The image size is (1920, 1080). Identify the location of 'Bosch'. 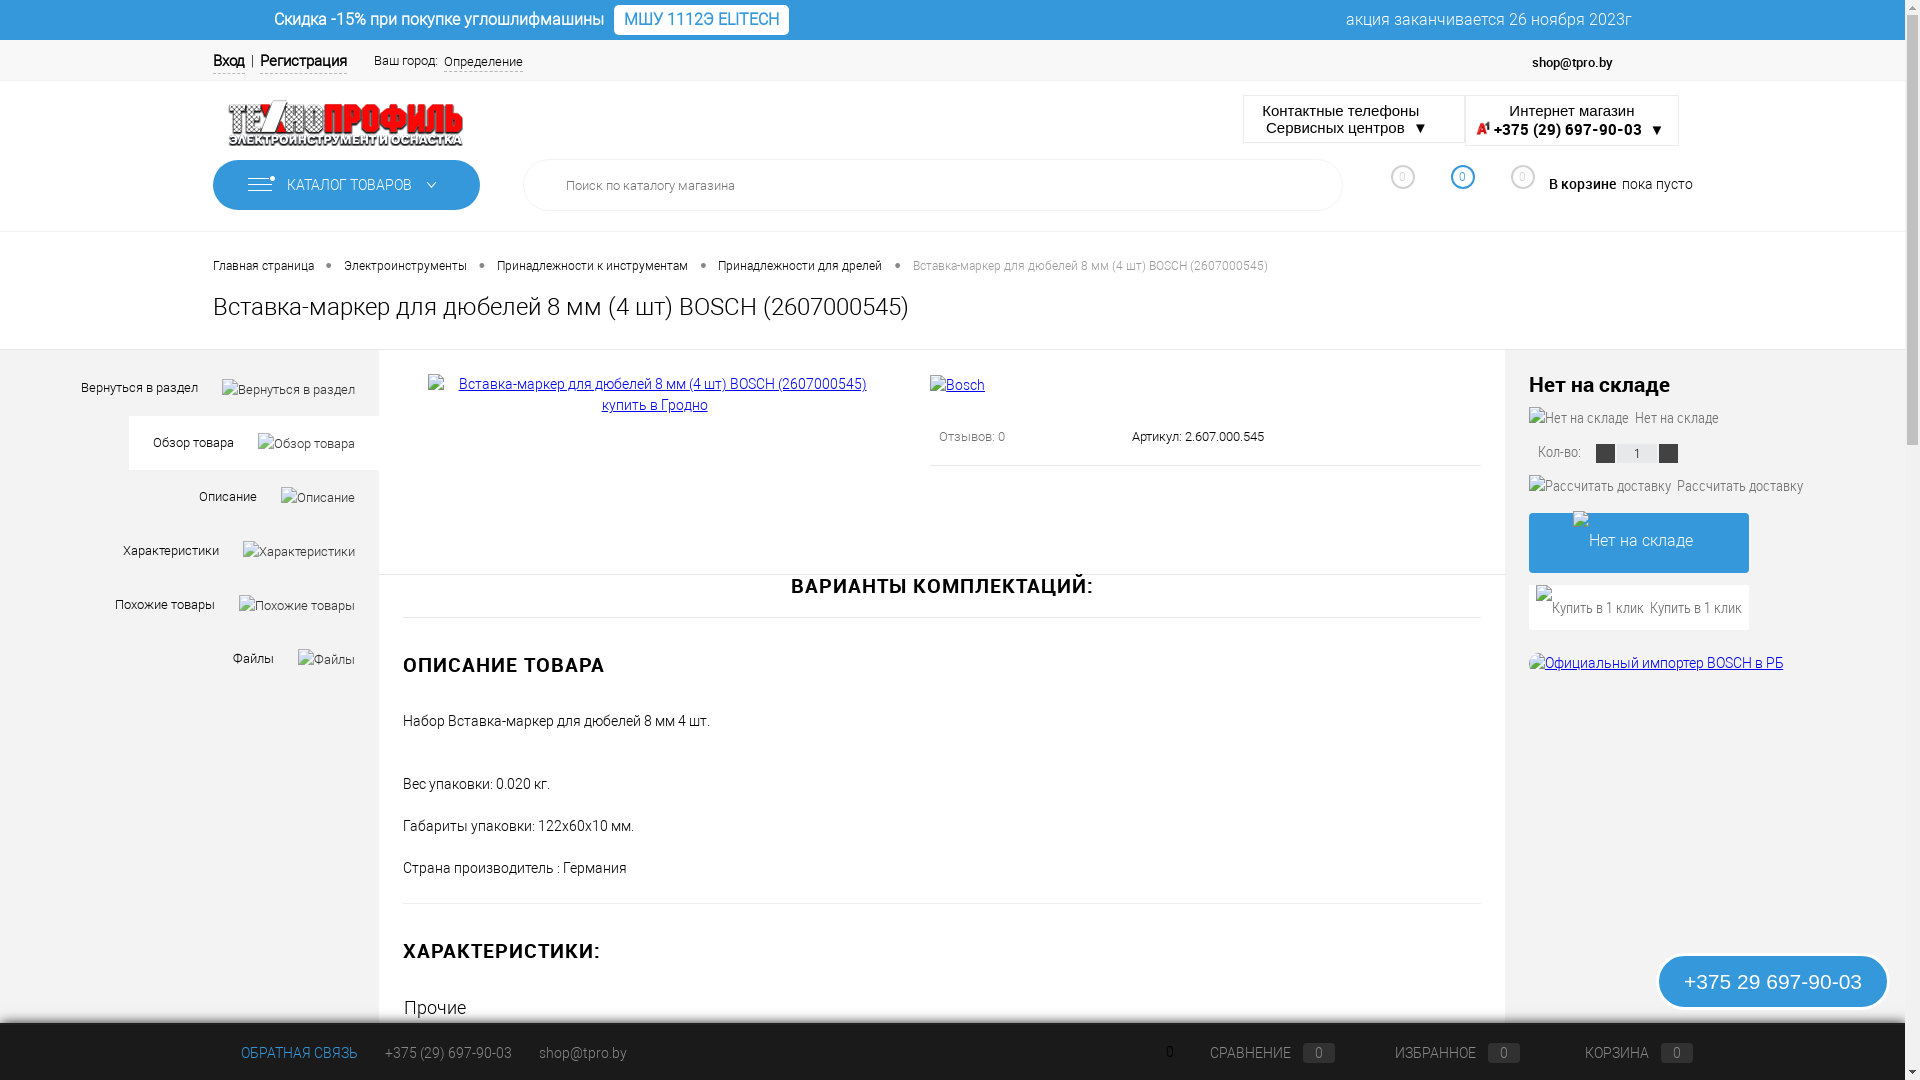
(777, 1045).